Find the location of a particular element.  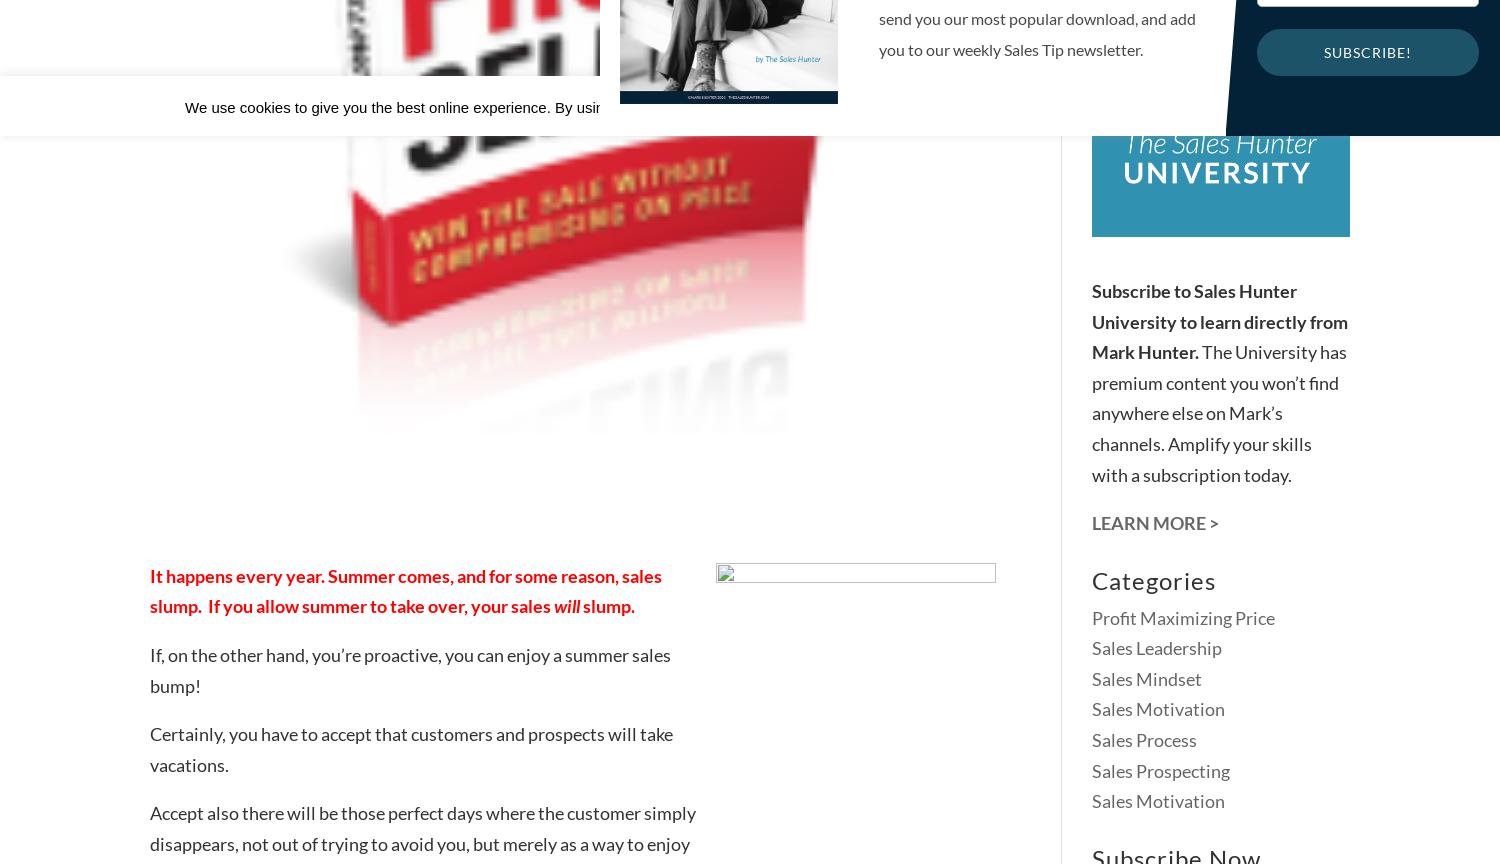

'We use cookies to give you the best online experience. By using our website, you agree to our use of cookies in accordance with our privacy policy.' is located at coordinates (675, 107).